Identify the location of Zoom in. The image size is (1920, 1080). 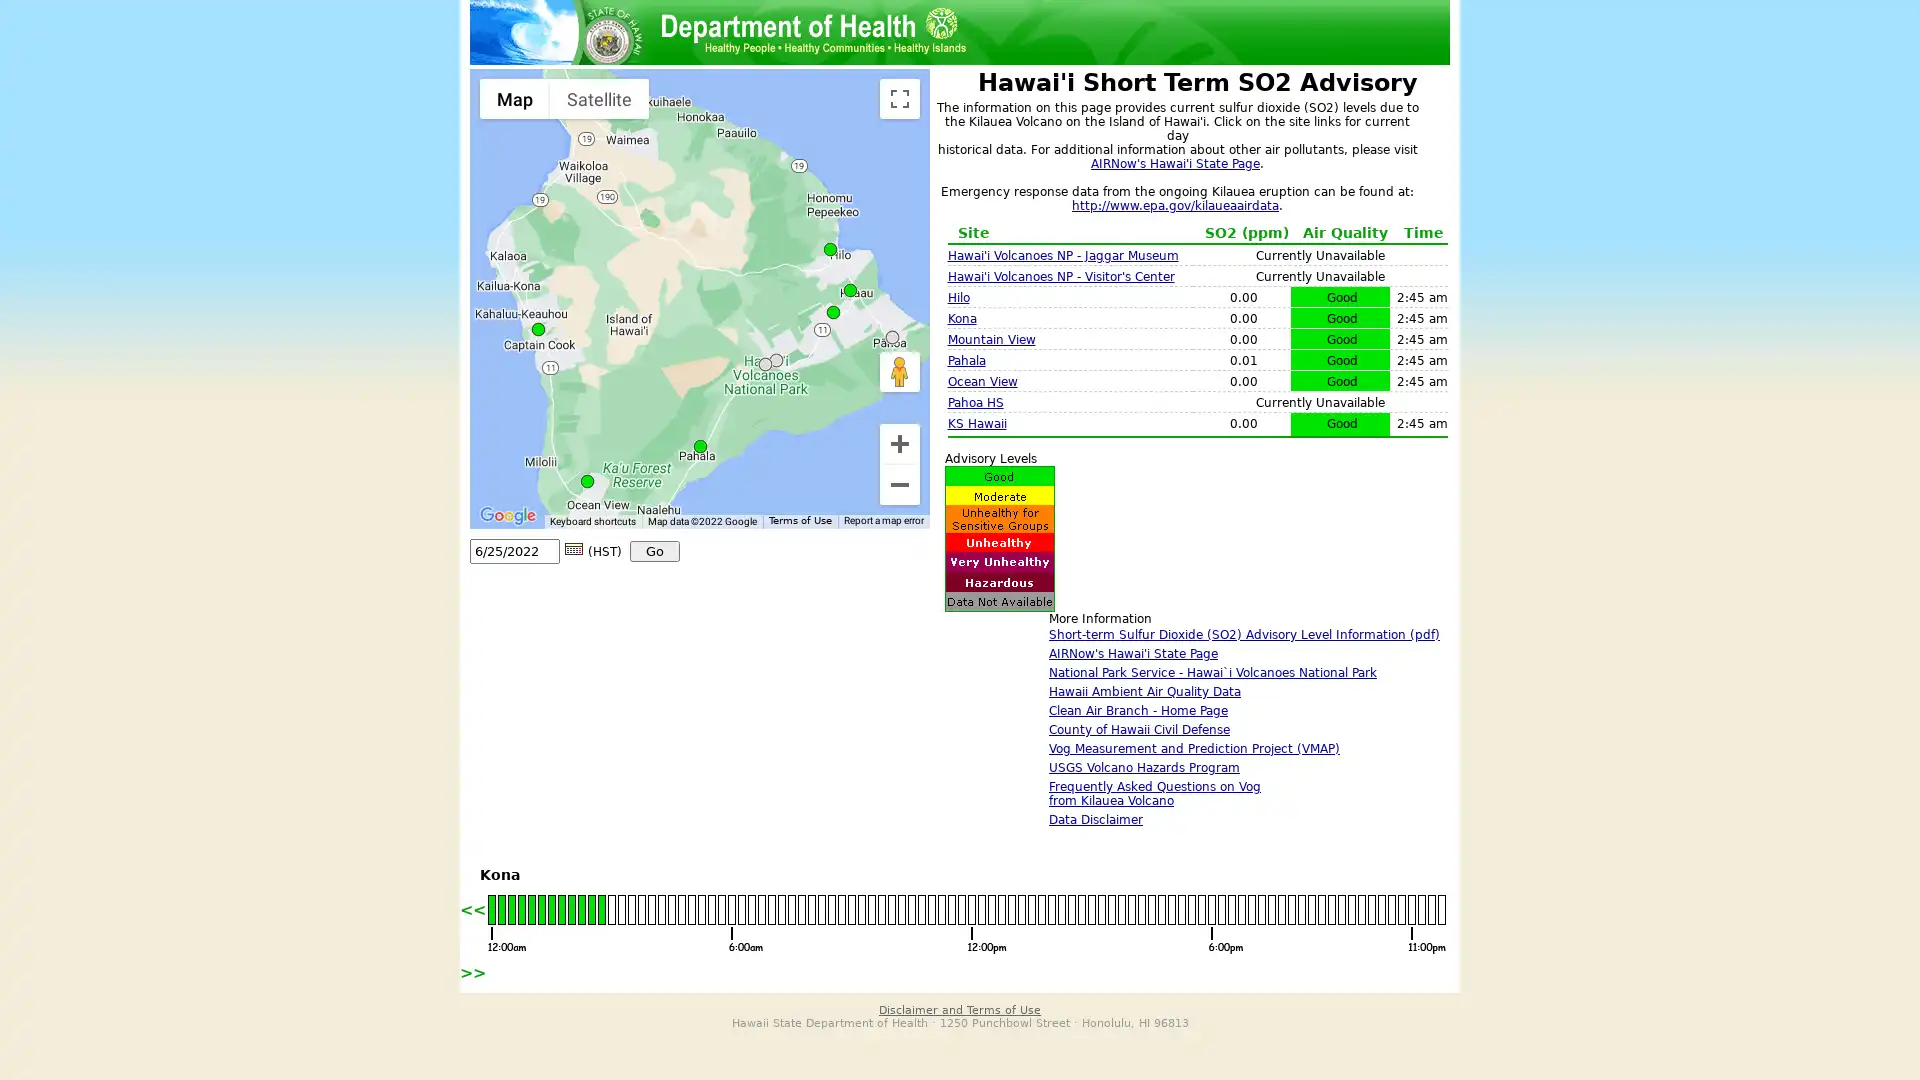
(899, 442).